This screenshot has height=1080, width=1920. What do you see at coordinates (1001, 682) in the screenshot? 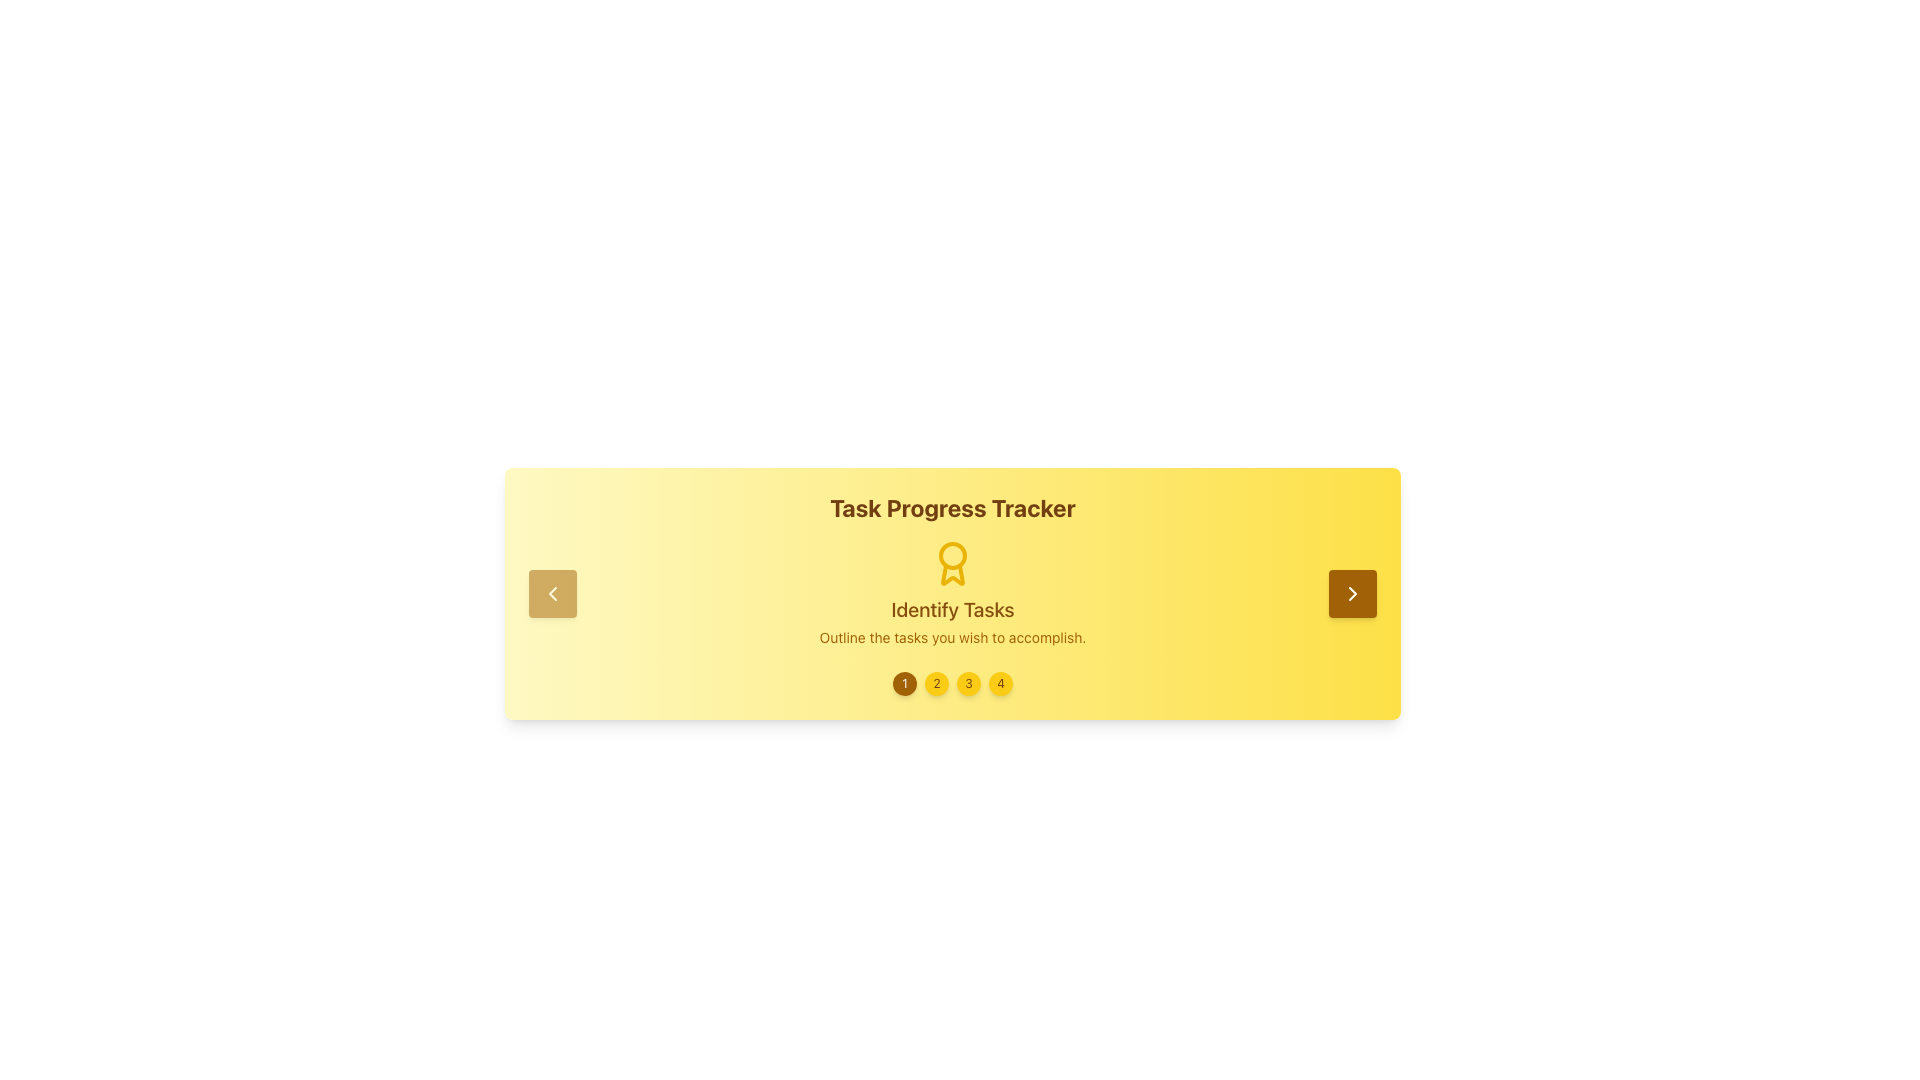
I see `the circular button with a yellow background and the number '4'` at bounding box center [1001, 682].